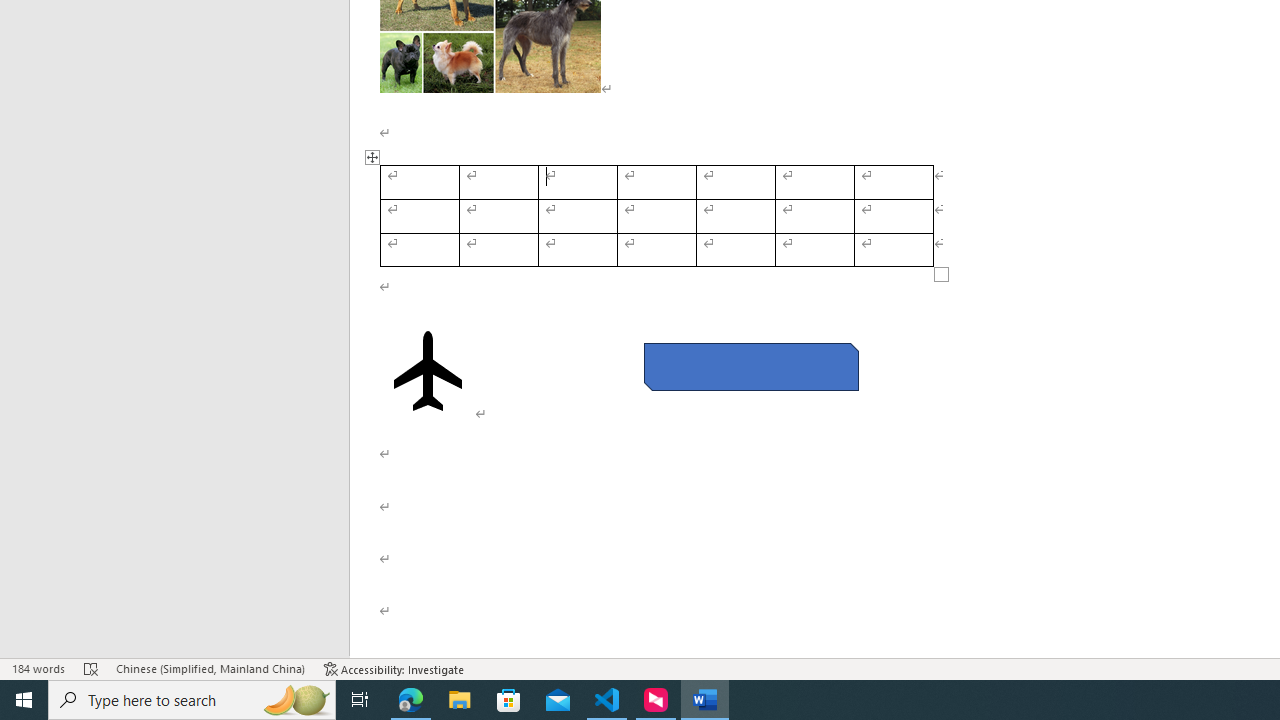 The height and width of the screenshot is (720, 1280). Describe the element at coordinates (394, 669) in the screenshot. I see `'Accessibility Checker Accessibility: Investigate'` at that location.